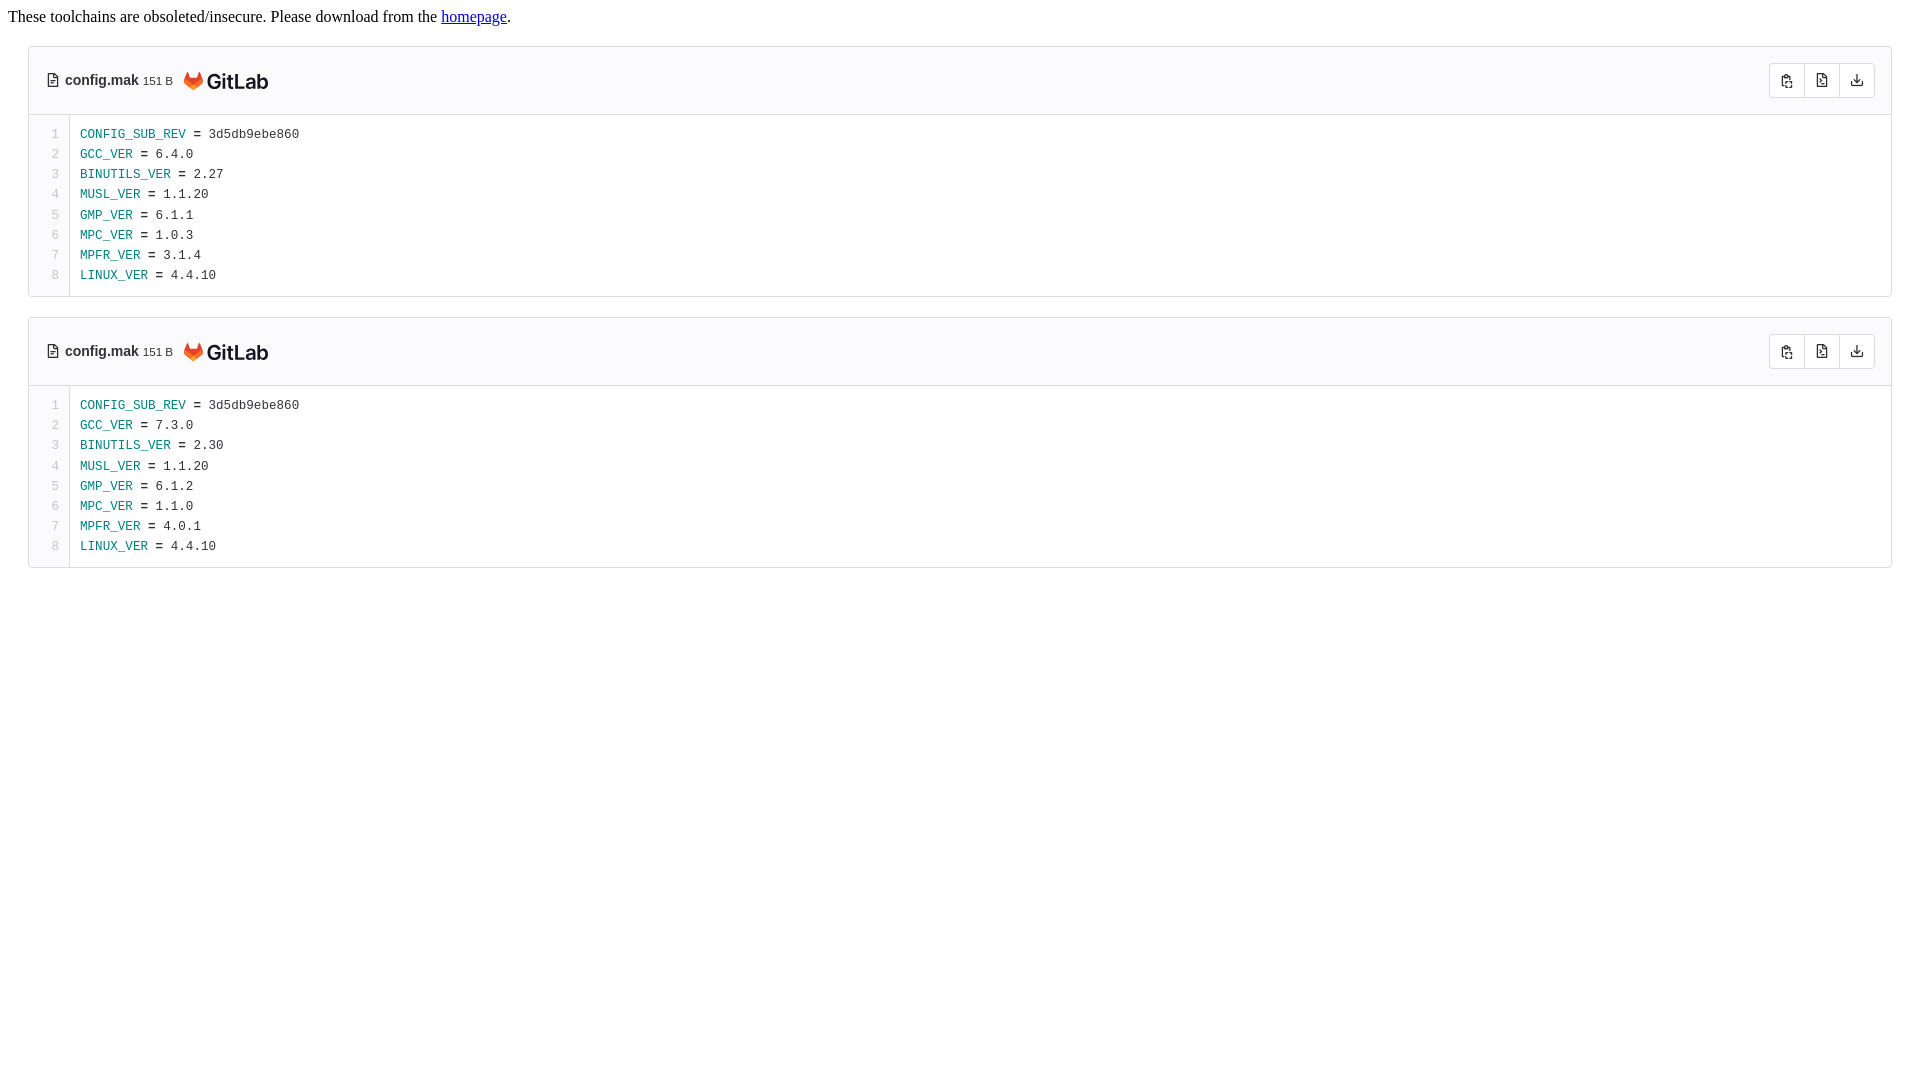 This screenshot has width=1920, height=1080. I want to click on 'Download', so click(1856, 350).